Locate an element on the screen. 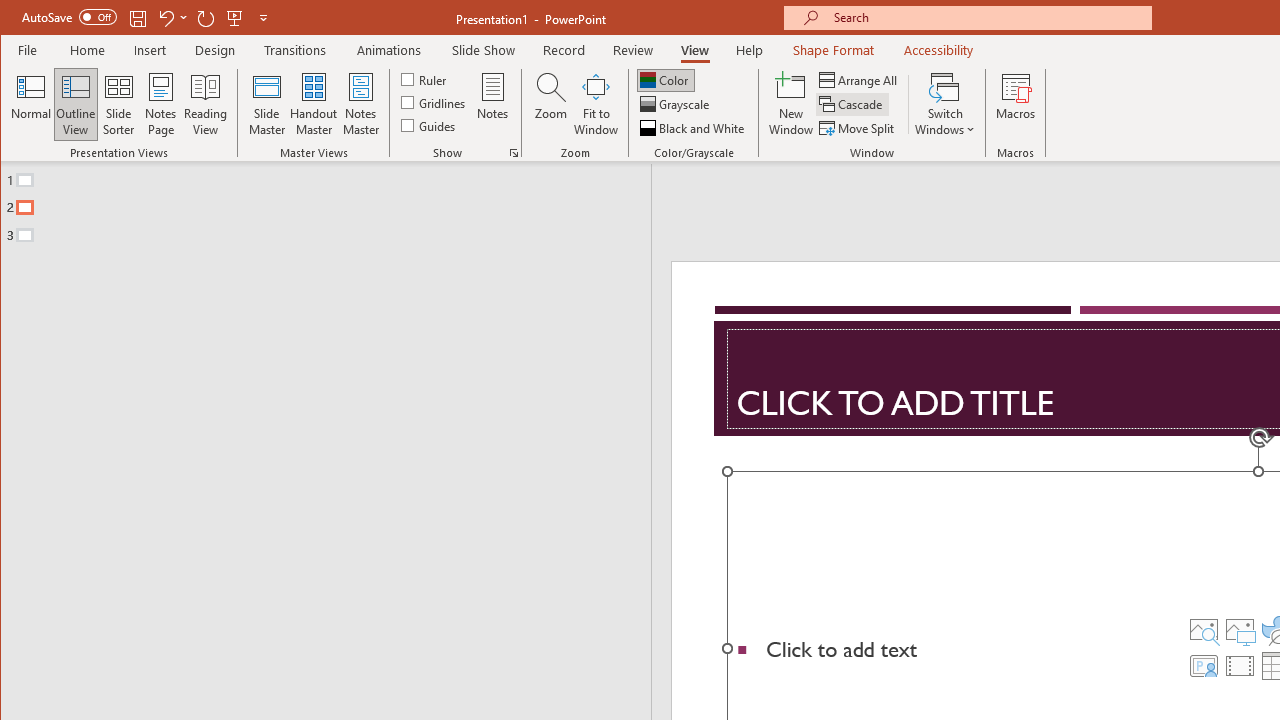 This screenshot has width=1280, height=720. 'New Window' is located at coordinates (790, 104).